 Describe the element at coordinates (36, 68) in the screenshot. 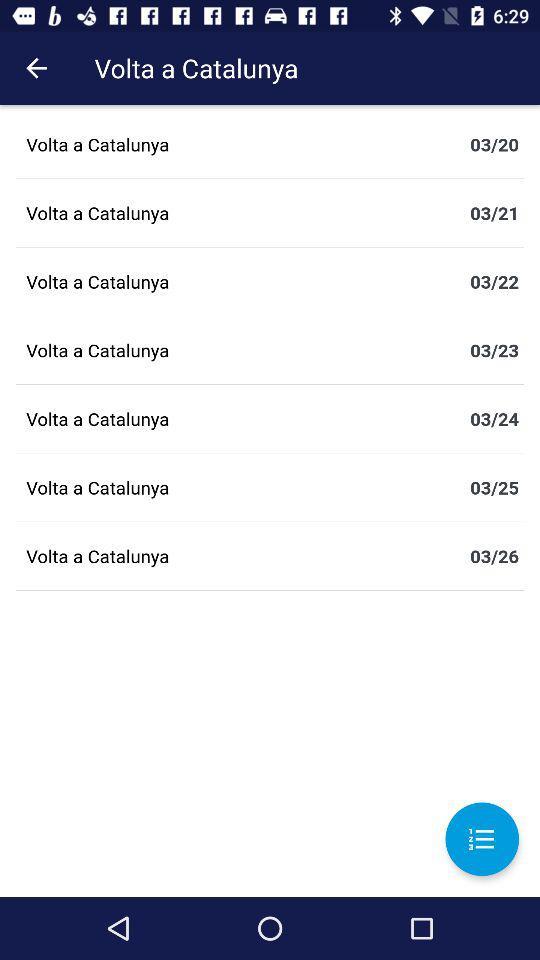

I see `the icon at the top left corner` at that location.